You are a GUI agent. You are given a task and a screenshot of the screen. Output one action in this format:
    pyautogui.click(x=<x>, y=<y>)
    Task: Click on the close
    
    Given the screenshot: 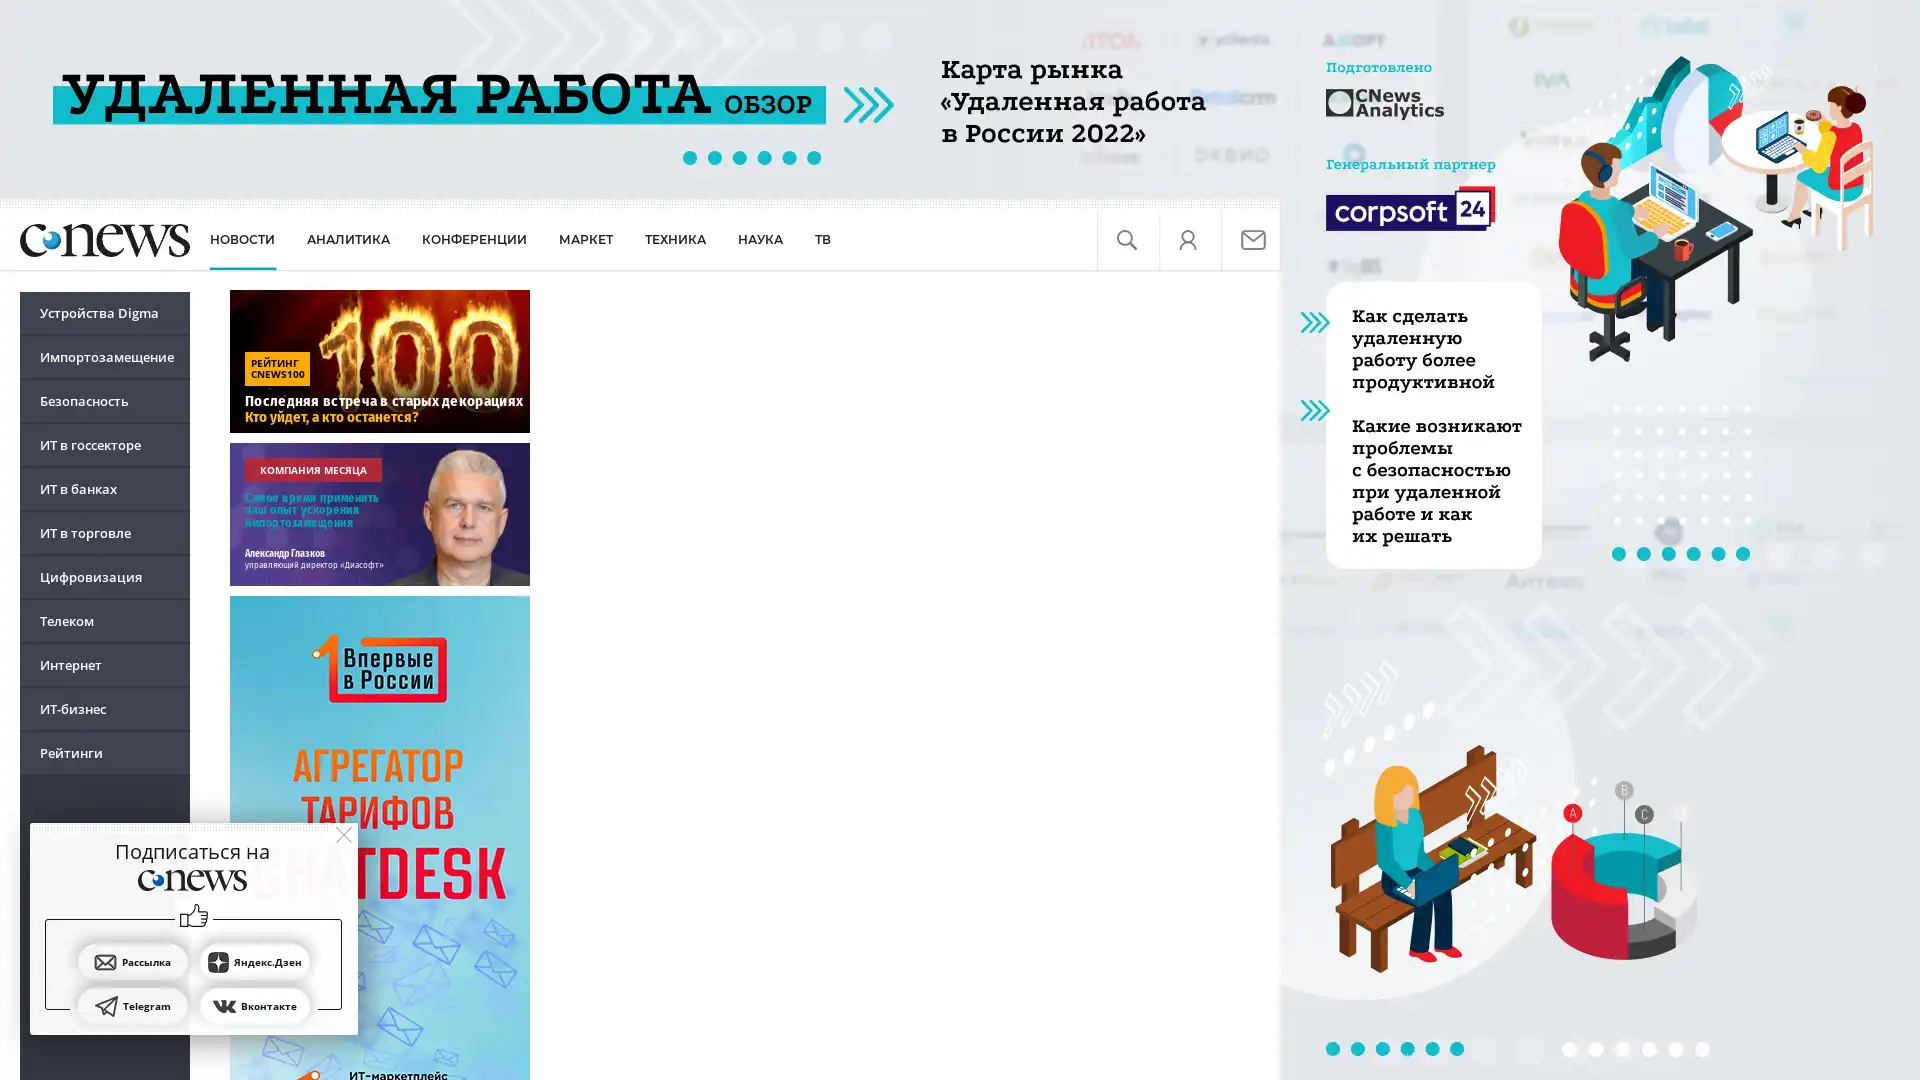 What is the action you would take?
    pyautogui.click(x=344, y=836)
    